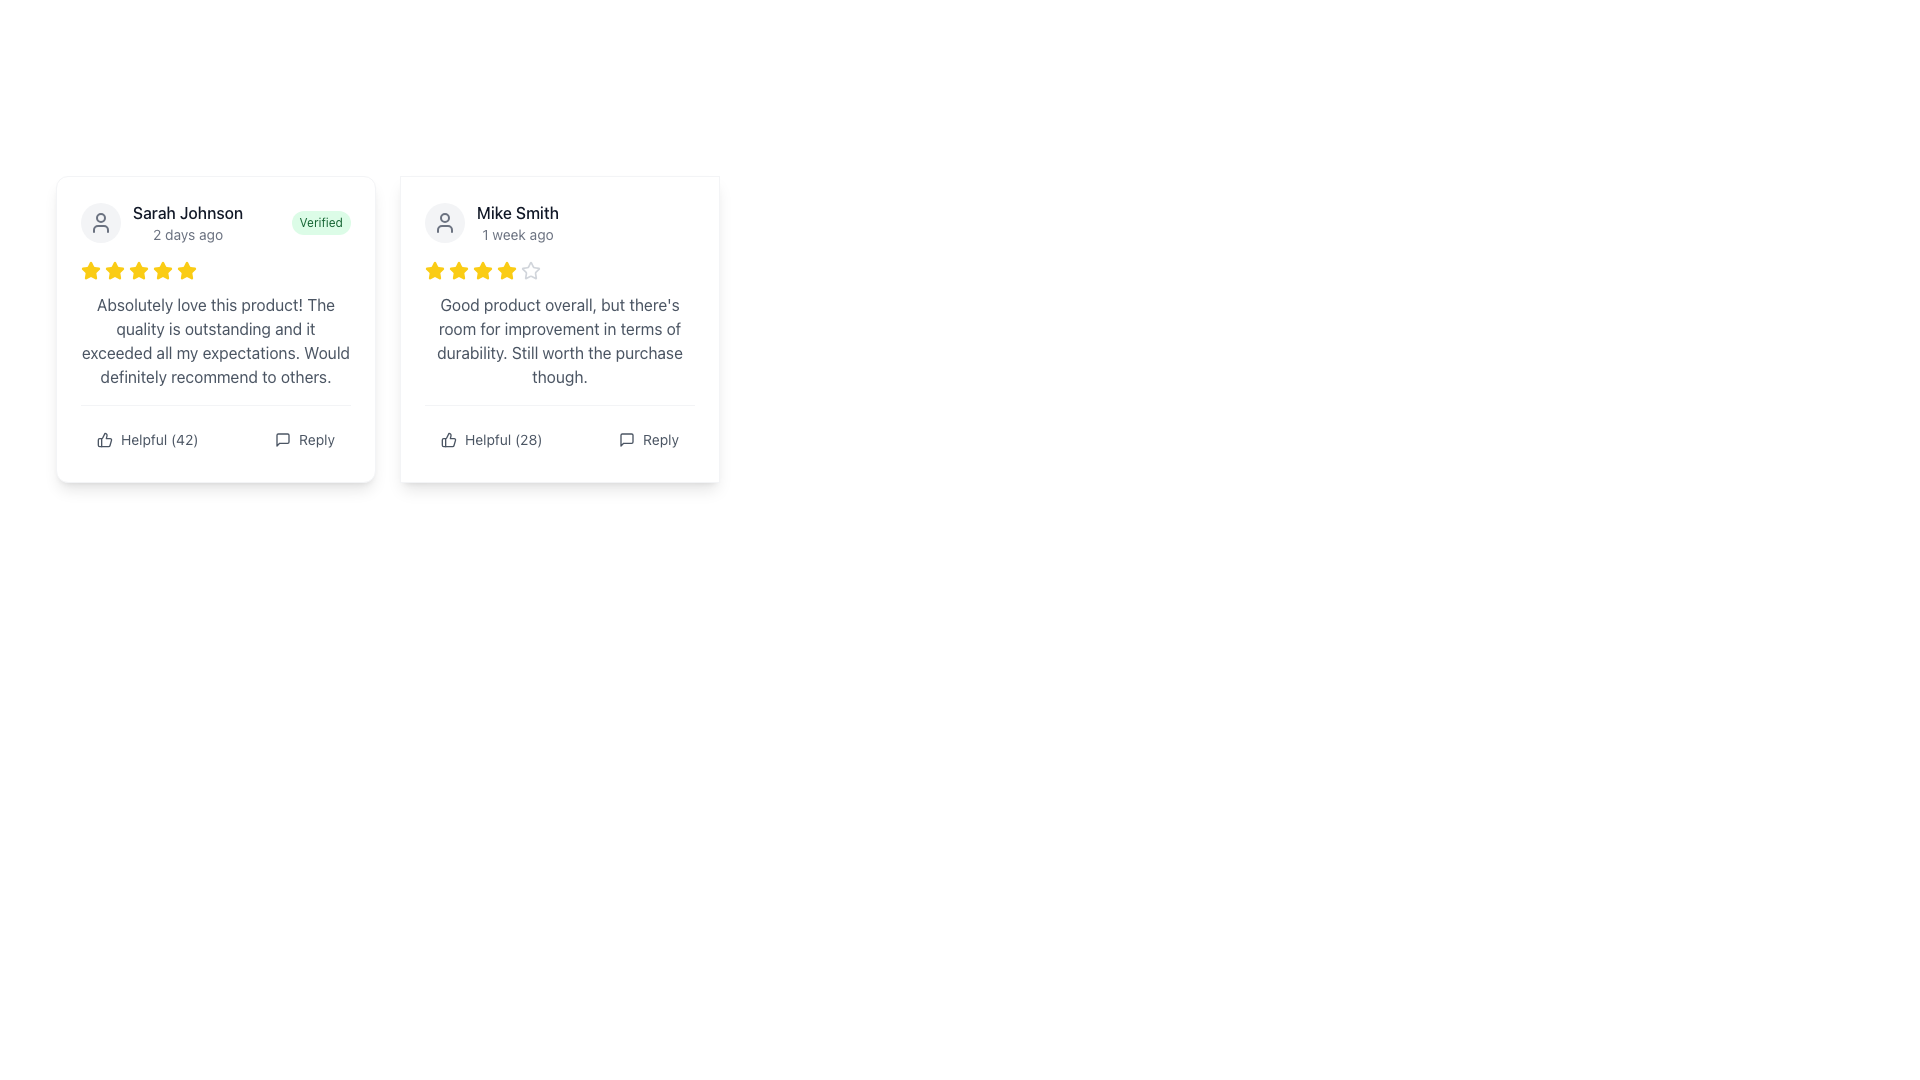  What do you see at coordinates (483, 270) in the screenshot?
I see `the fifth yellow star icon in the rating system for the review of 'Mike Smith'` at bounding box center [483, 270].